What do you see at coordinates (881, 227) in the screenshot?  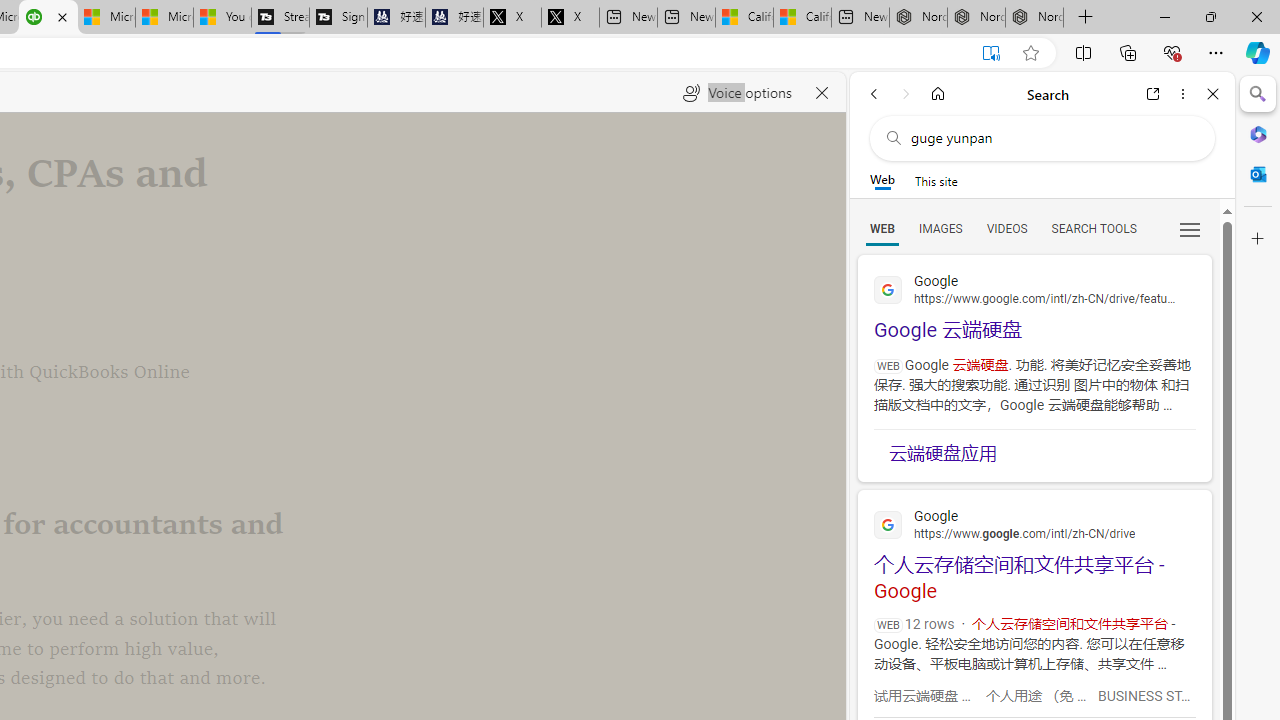 I see `'WEB  '` at bounding box center [881, 227].